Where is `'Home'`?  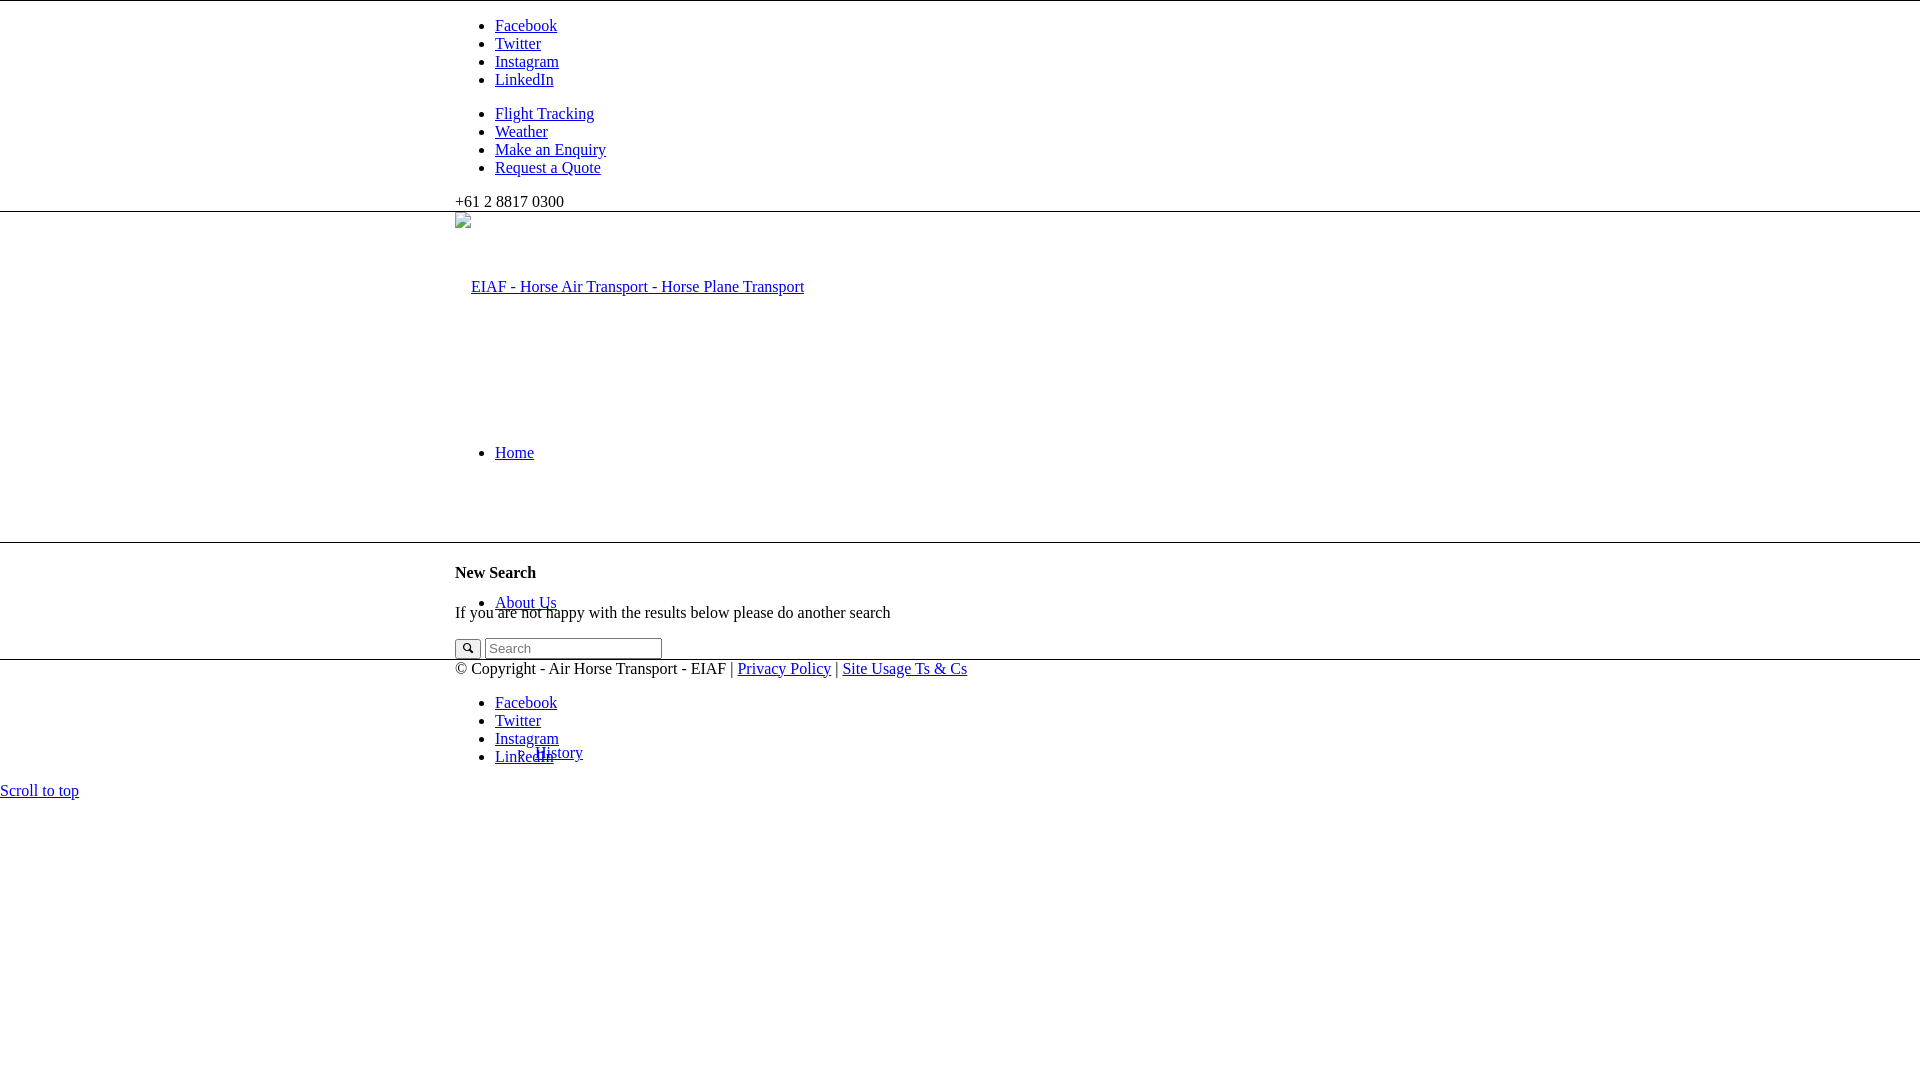
'Home' is located at coordinates (514, 452).